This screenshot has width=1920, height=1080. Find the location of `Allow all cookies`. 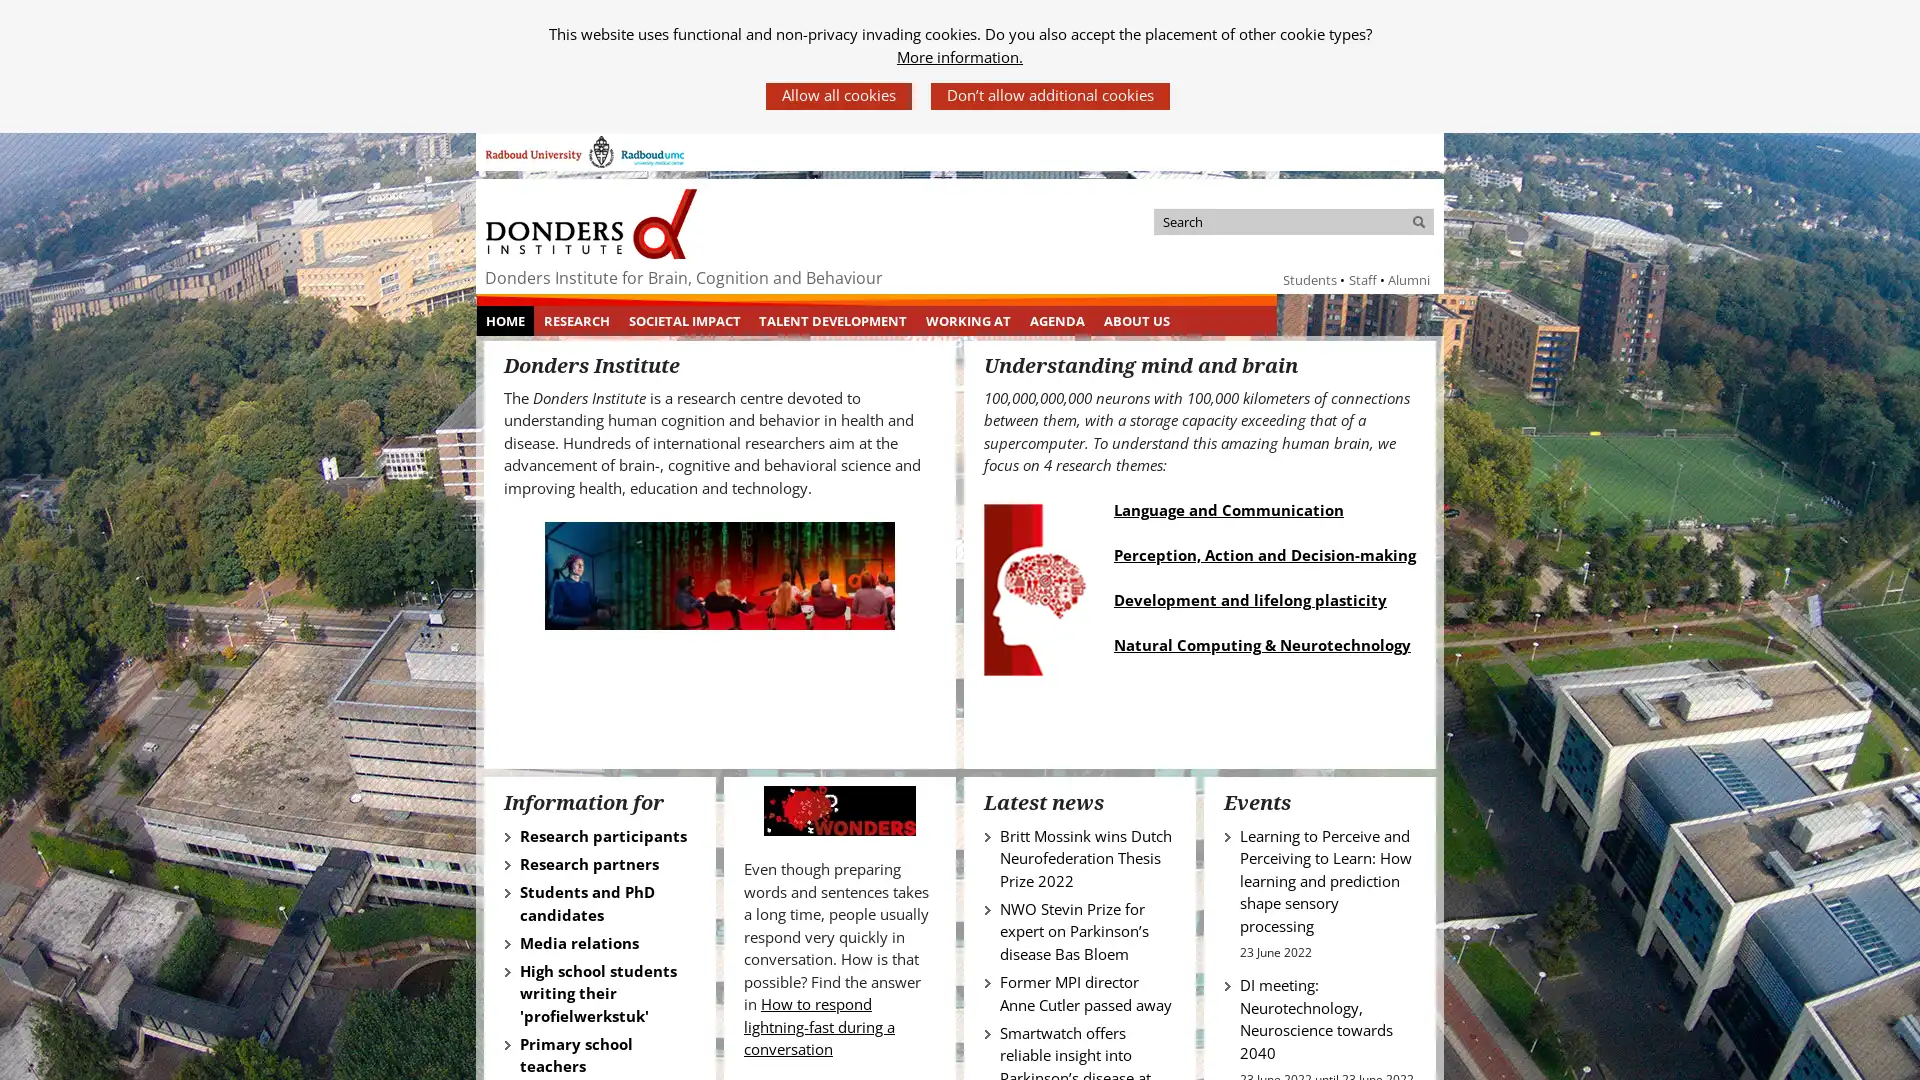

Allow all cookies is located at coordinates (838, 96).